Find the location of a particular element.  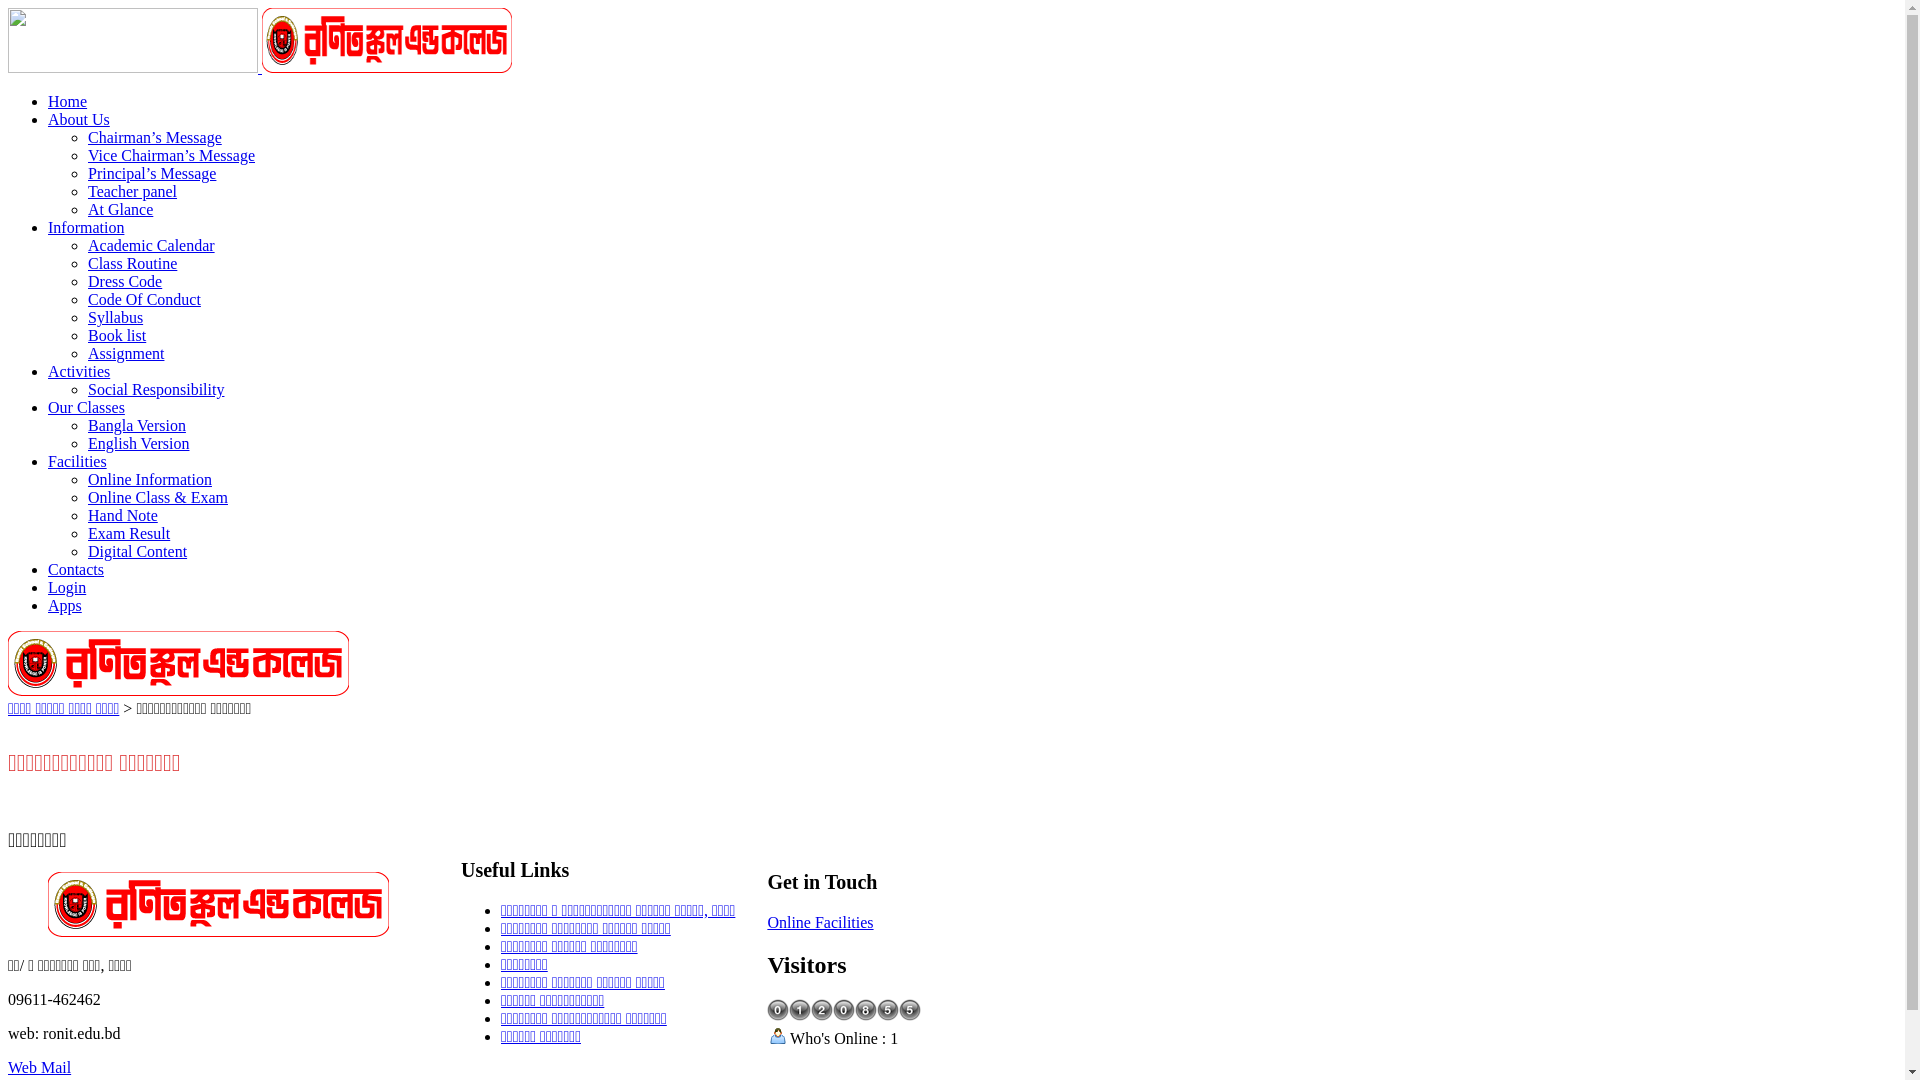

'Social Responsibility' is located at coordinates (155, 389).